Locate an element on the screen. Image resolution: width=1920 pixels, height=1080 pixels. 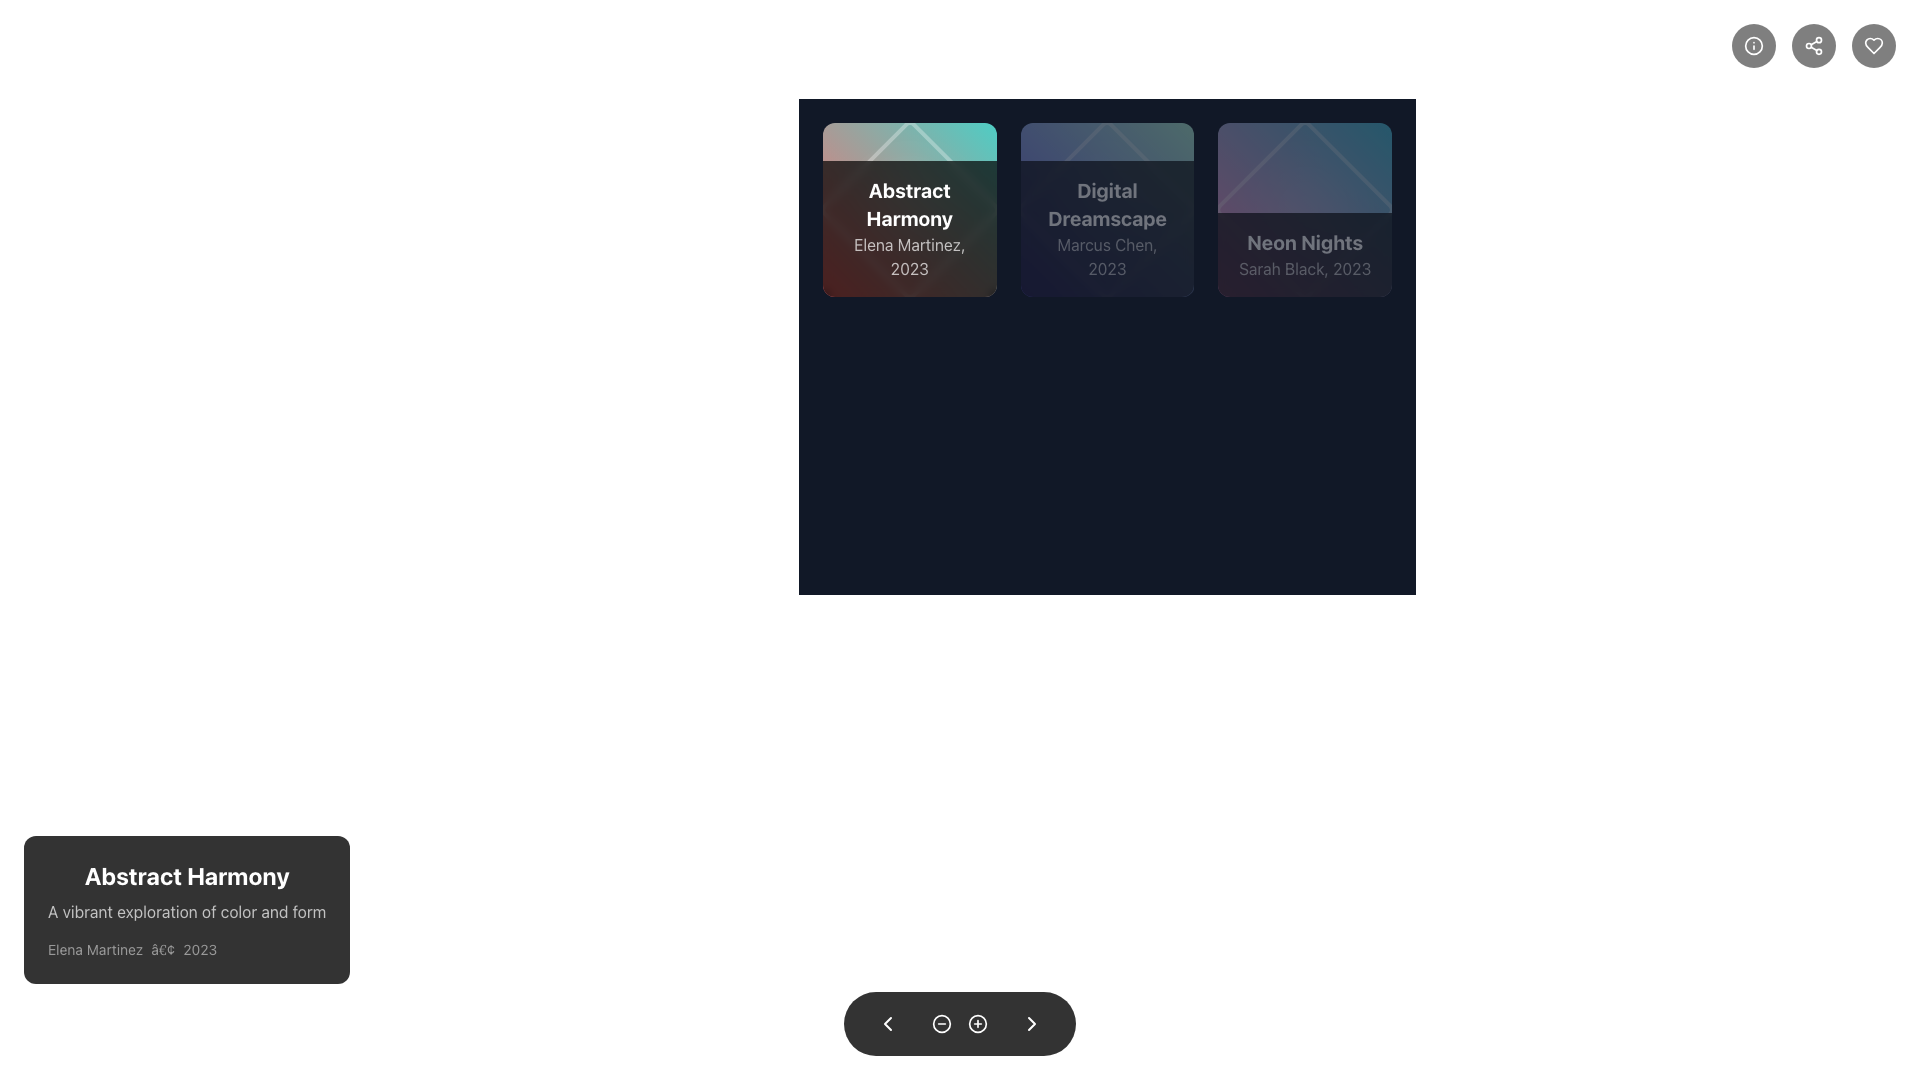
the card displaying the title 'Digital Dreamscape' and subtitle 'Marcus Chen, 2023', which is the second card in a row of three with a dark blue background is located at coordinates (1106, 209).